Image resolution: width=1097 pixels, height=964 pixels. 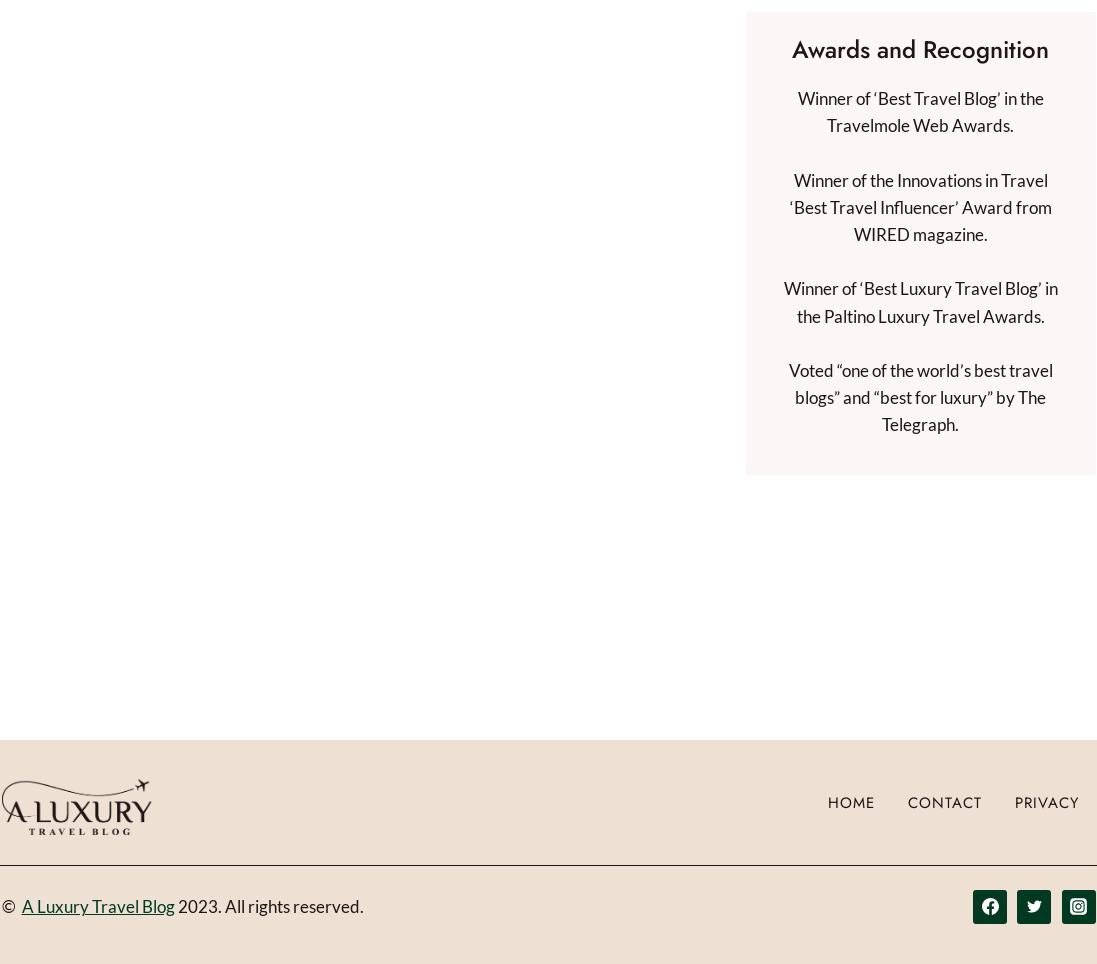 What do you see at coordinates (943, 802) in the screenshot?
I see `'Contact'` at bounding box center [943, 802].